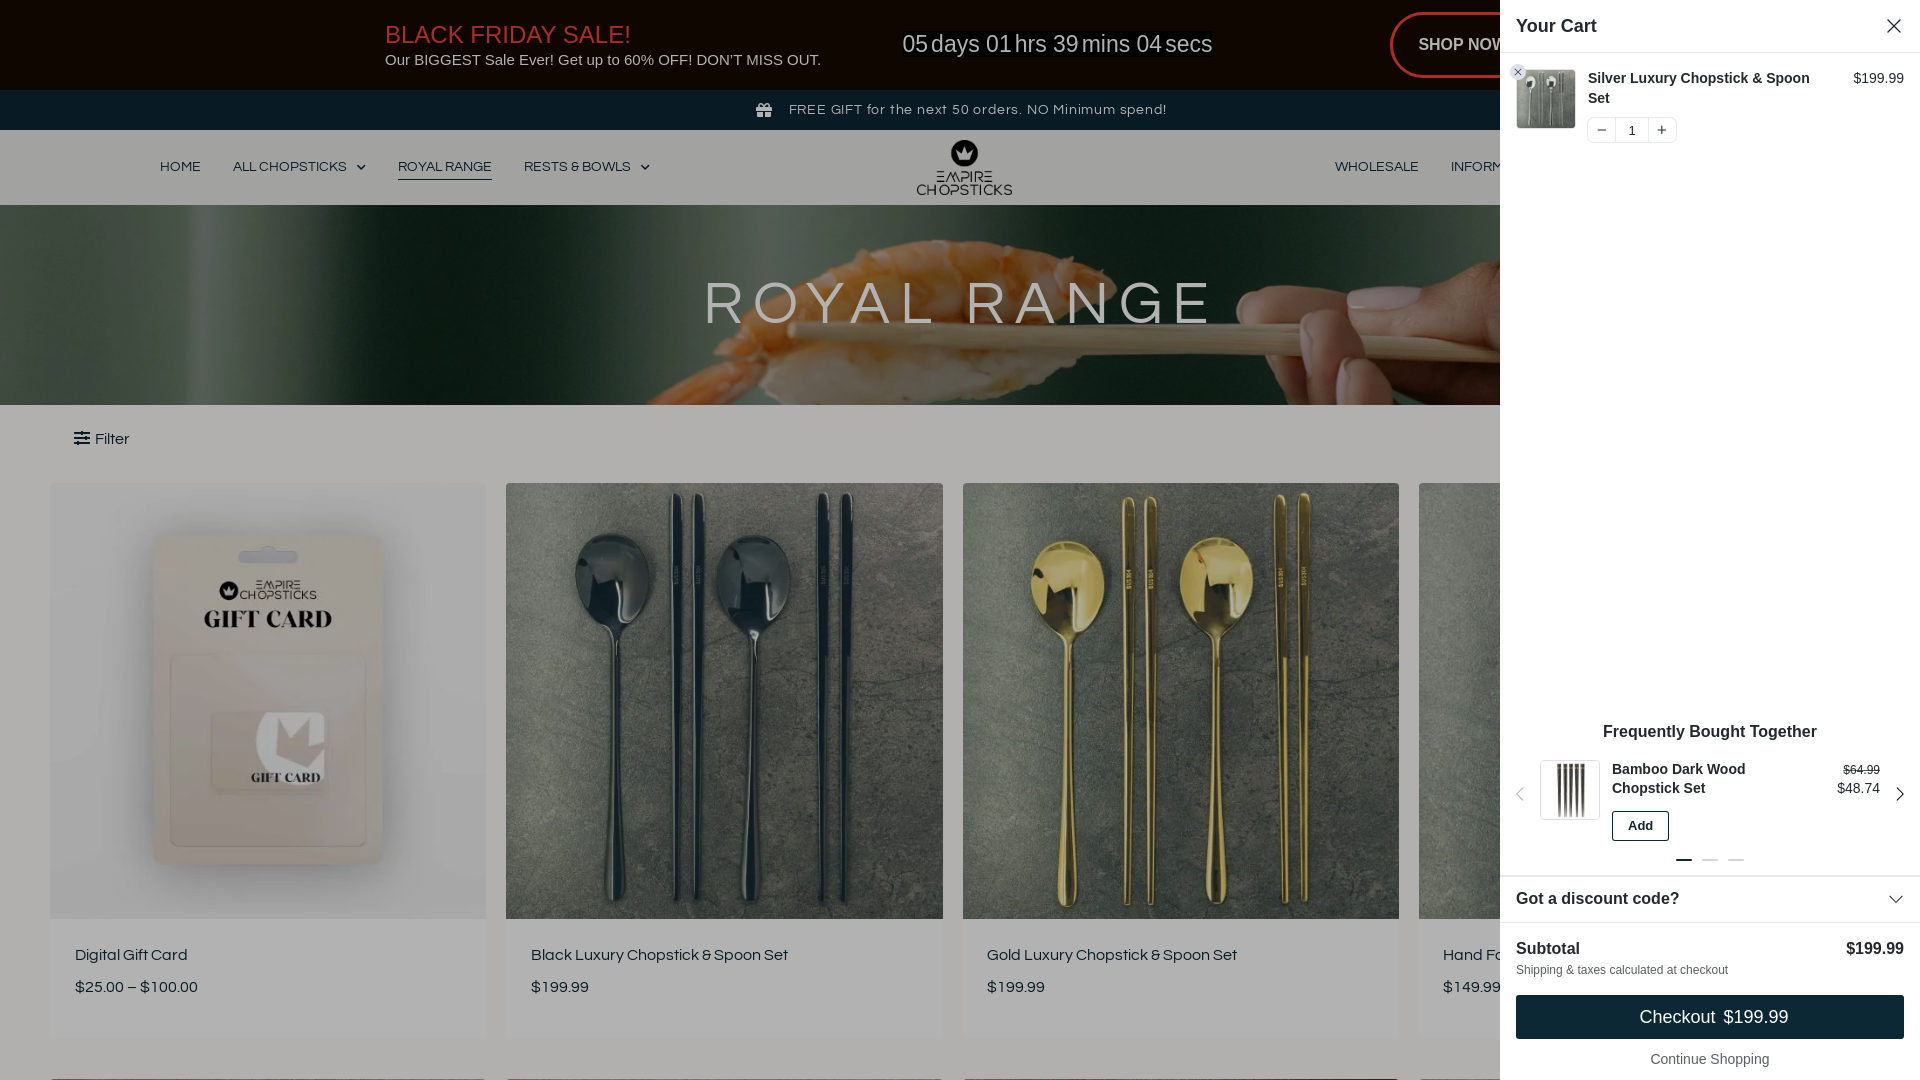 Image resolution: width=1920 pixels, height=1080 pixels. I want to click on 'CONTACT US', so click(1637, 166).